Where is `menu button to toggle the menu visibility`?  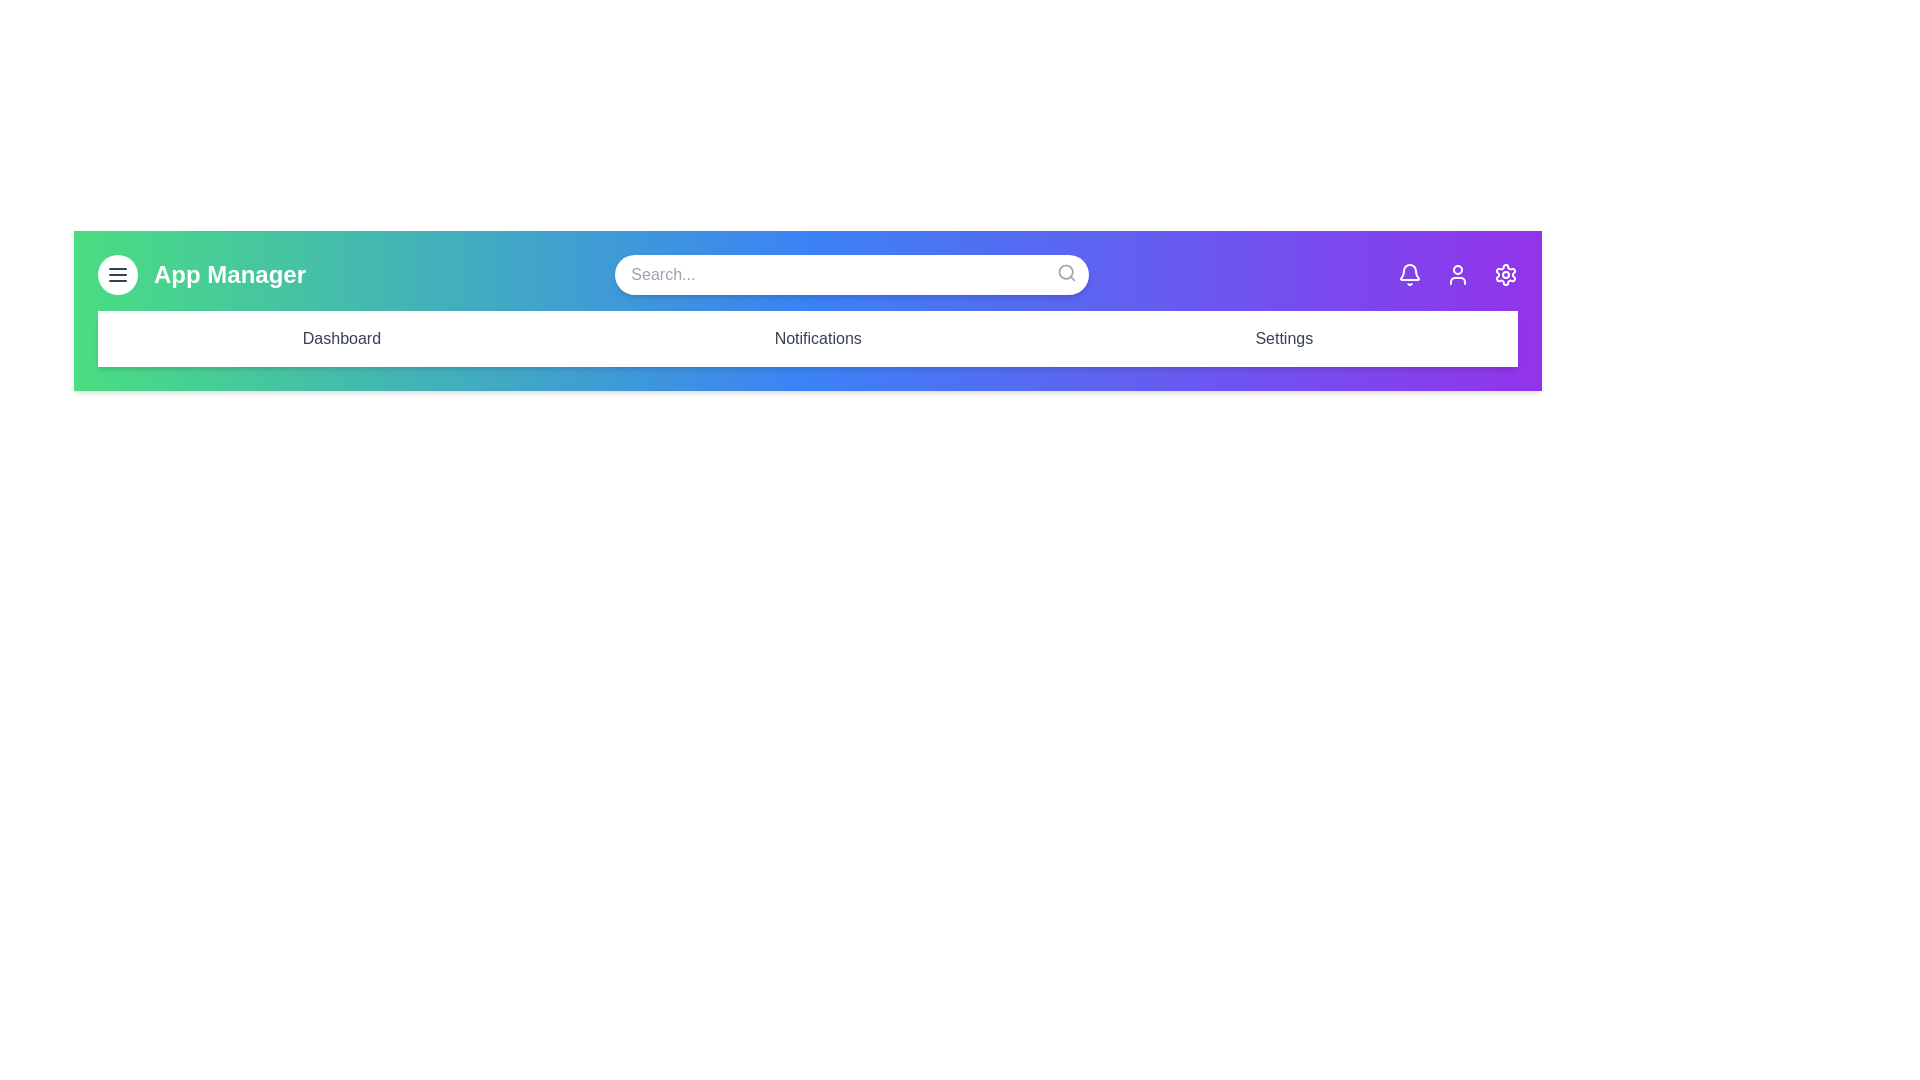
menu button to toggle the menu visibility is located at coordinates (117, 274).